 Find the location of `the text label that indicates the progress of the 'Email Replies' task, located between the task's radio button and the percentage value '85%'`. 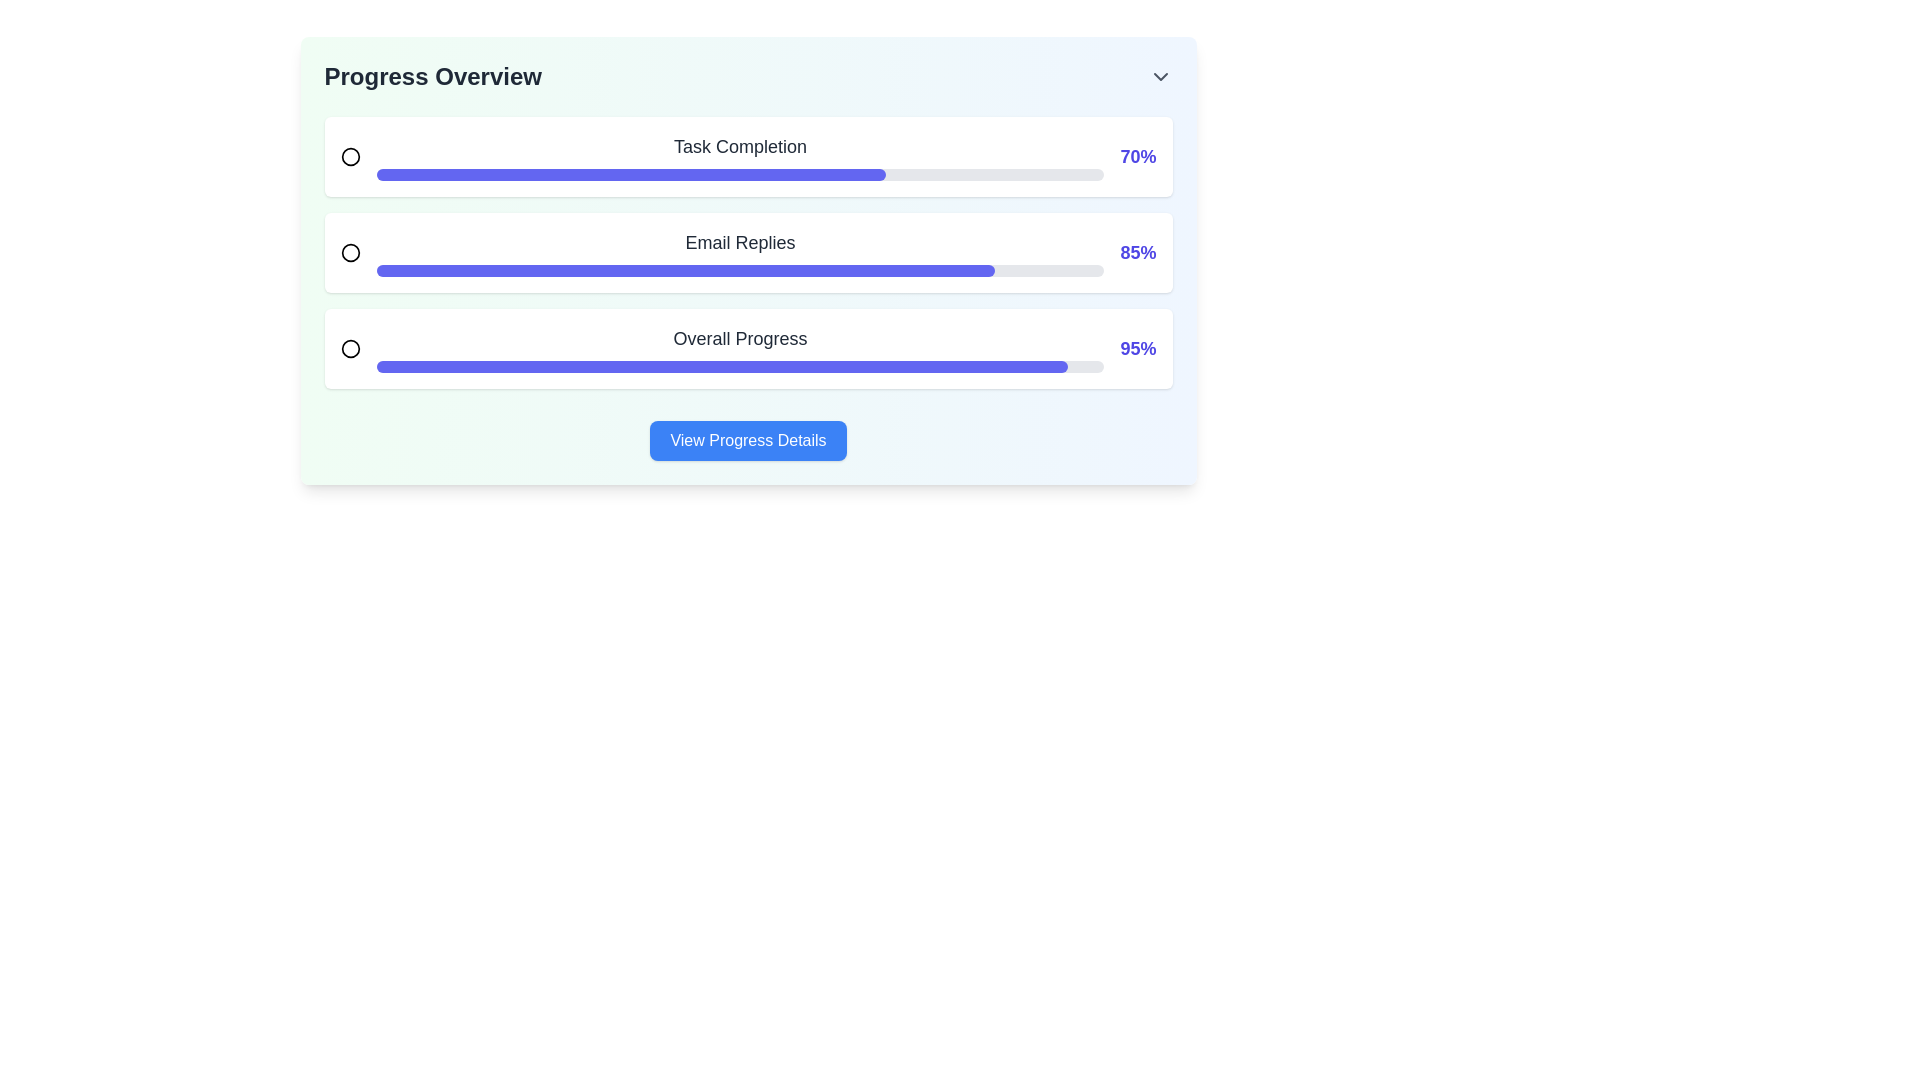

the text label that indicates the progress of the 'Email Replies' task, located between the task's radio button and the percentage value '85%' is located at coordinates (739, 242).